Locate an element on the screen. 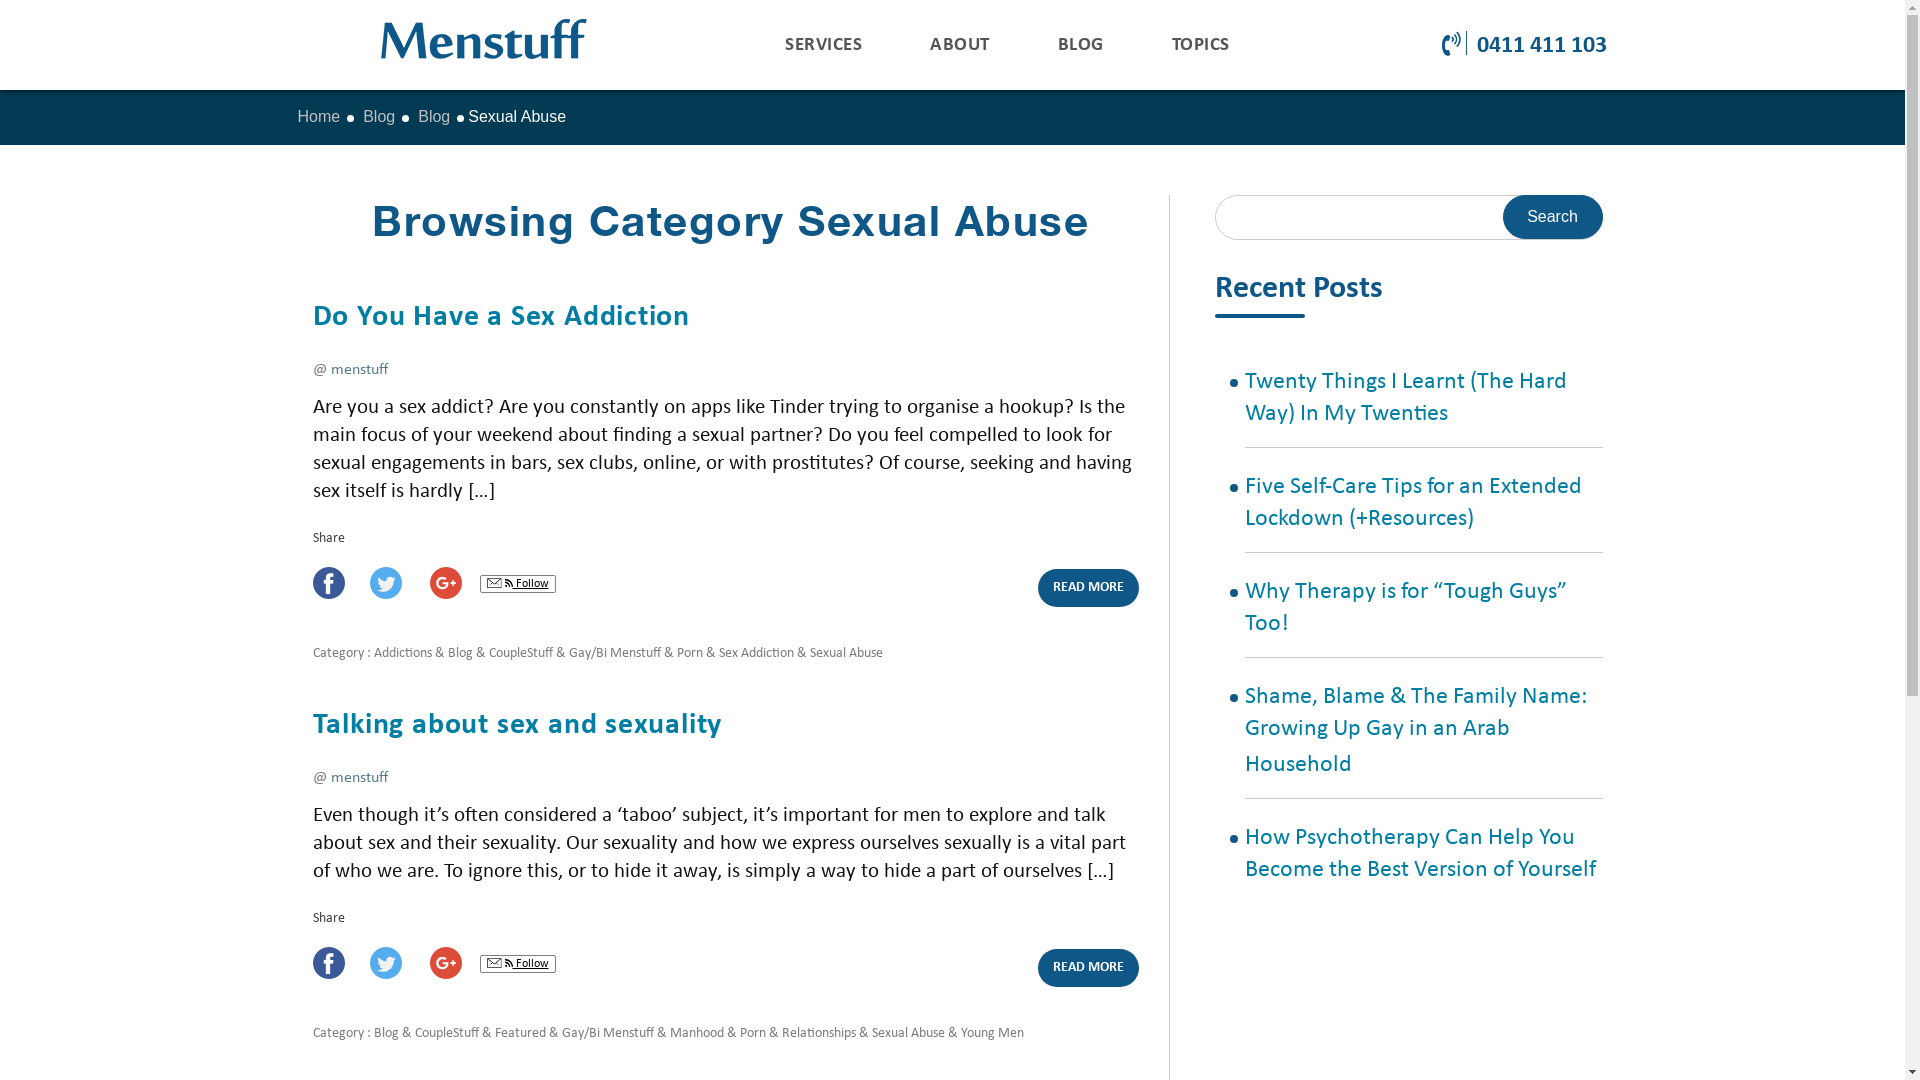 This screenshot has height=1080, width=1920. 'TOPICS' is located at coordinates (1200, 45).